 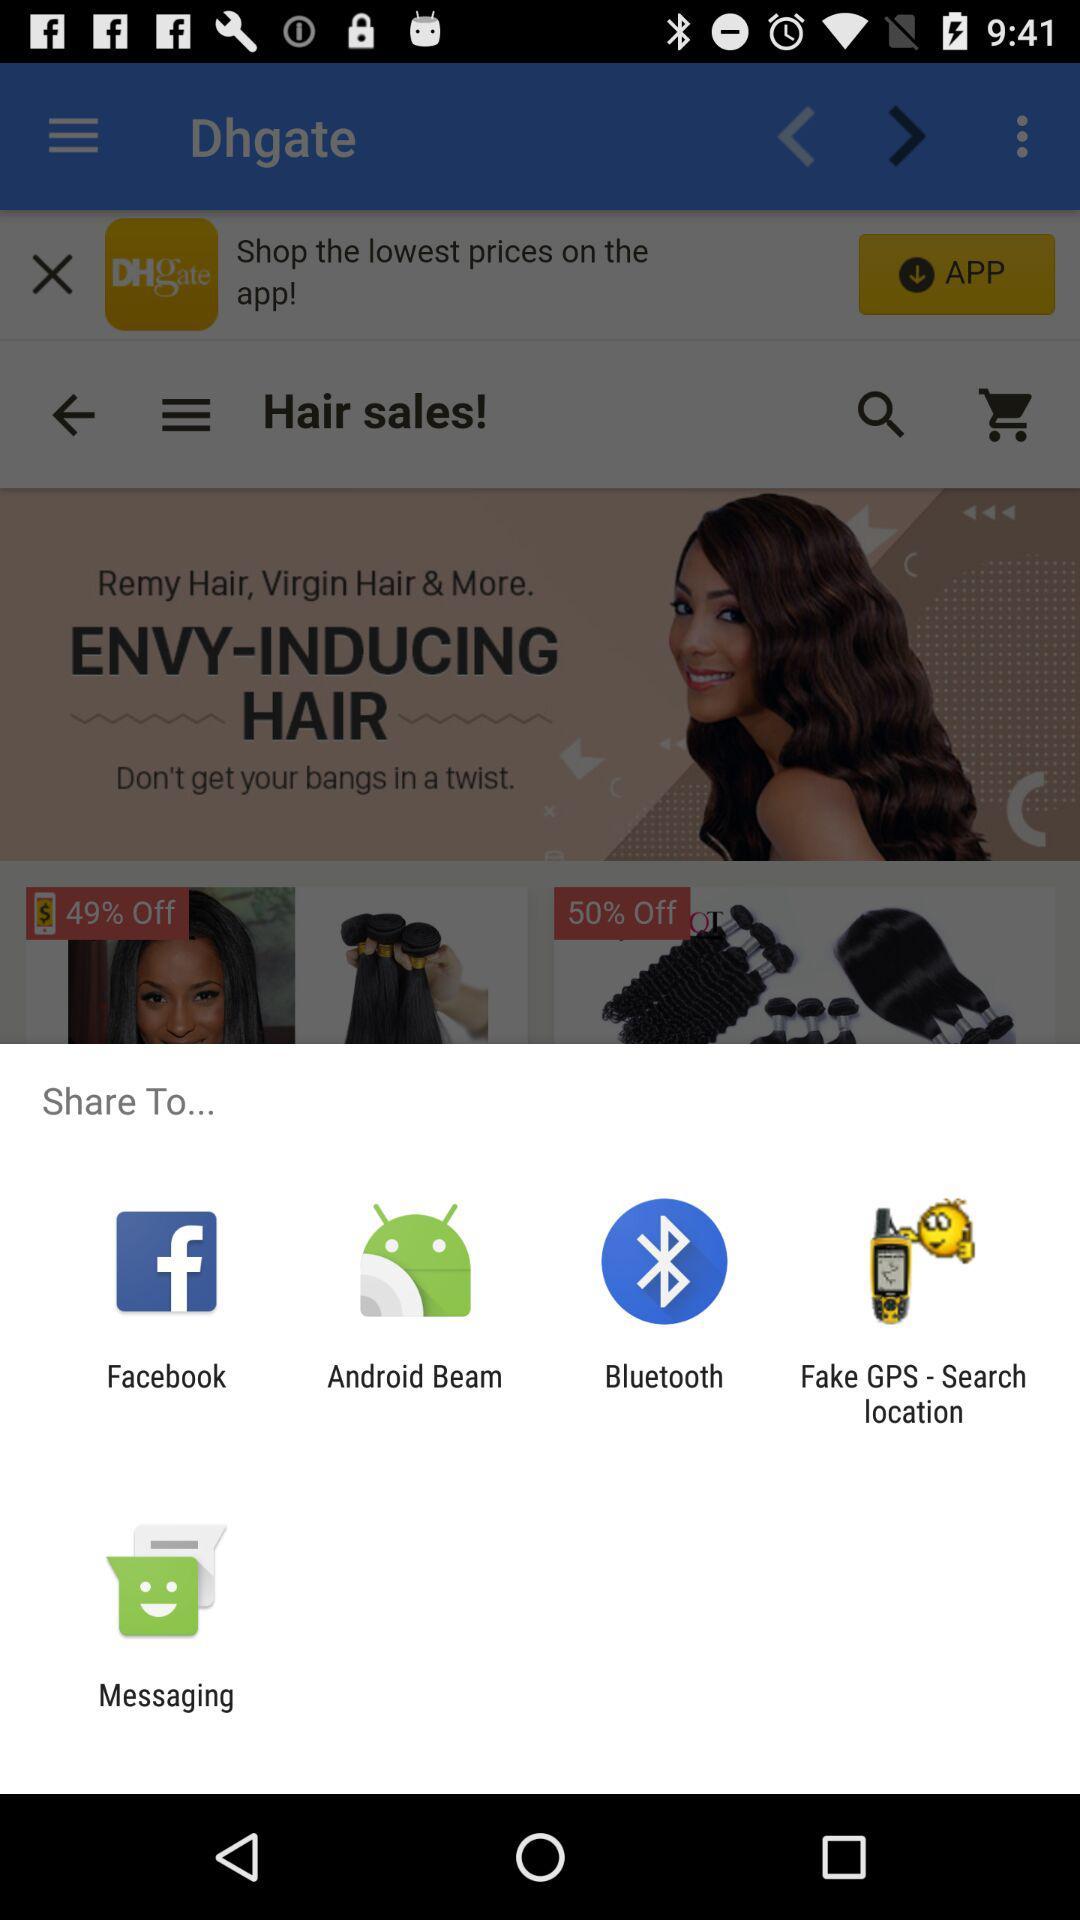 What do you see at coordinates (414, 1392) in the screenshot?
I see `the icon to the left of the bluetooth icon` at bounding box center [414, 1392].